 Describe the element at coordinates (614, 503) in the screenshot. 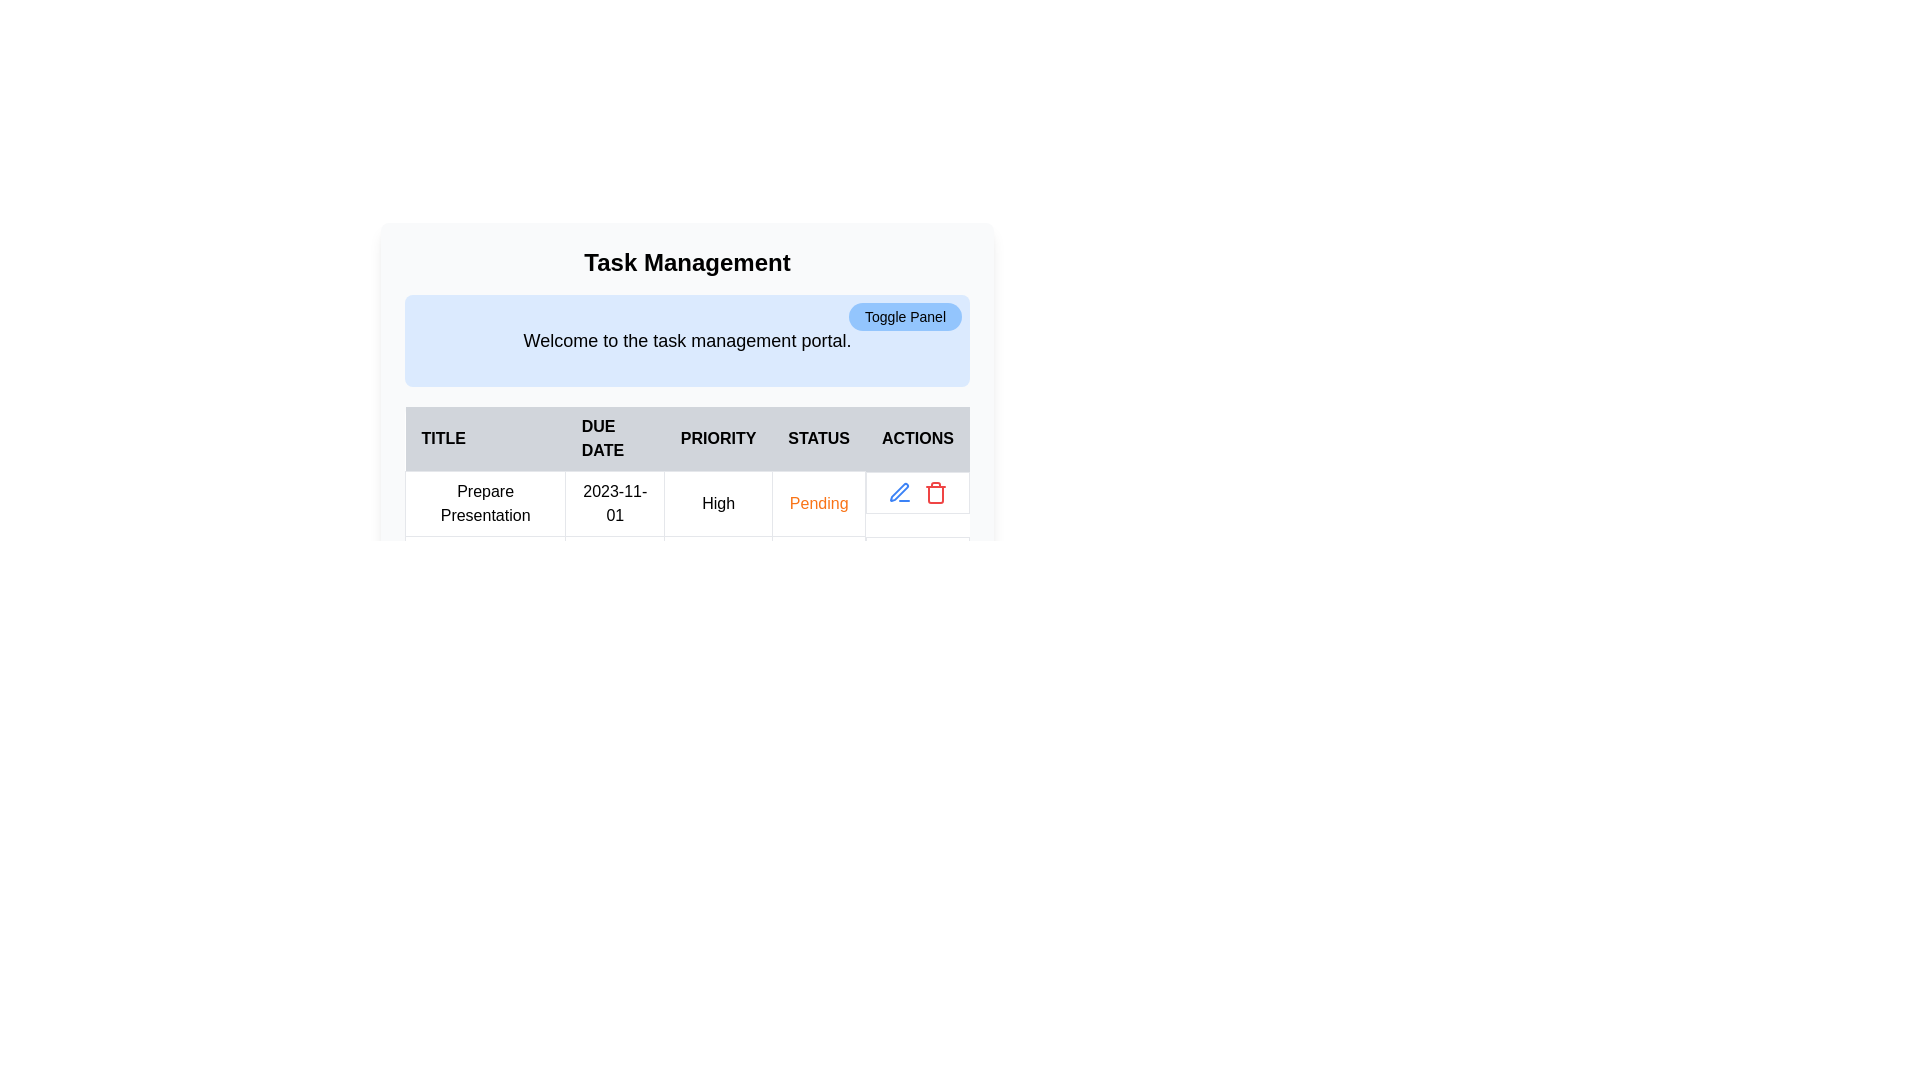

I see `the text display element showing the due date for the task 'Prepare Presentation' in the table` at that location.